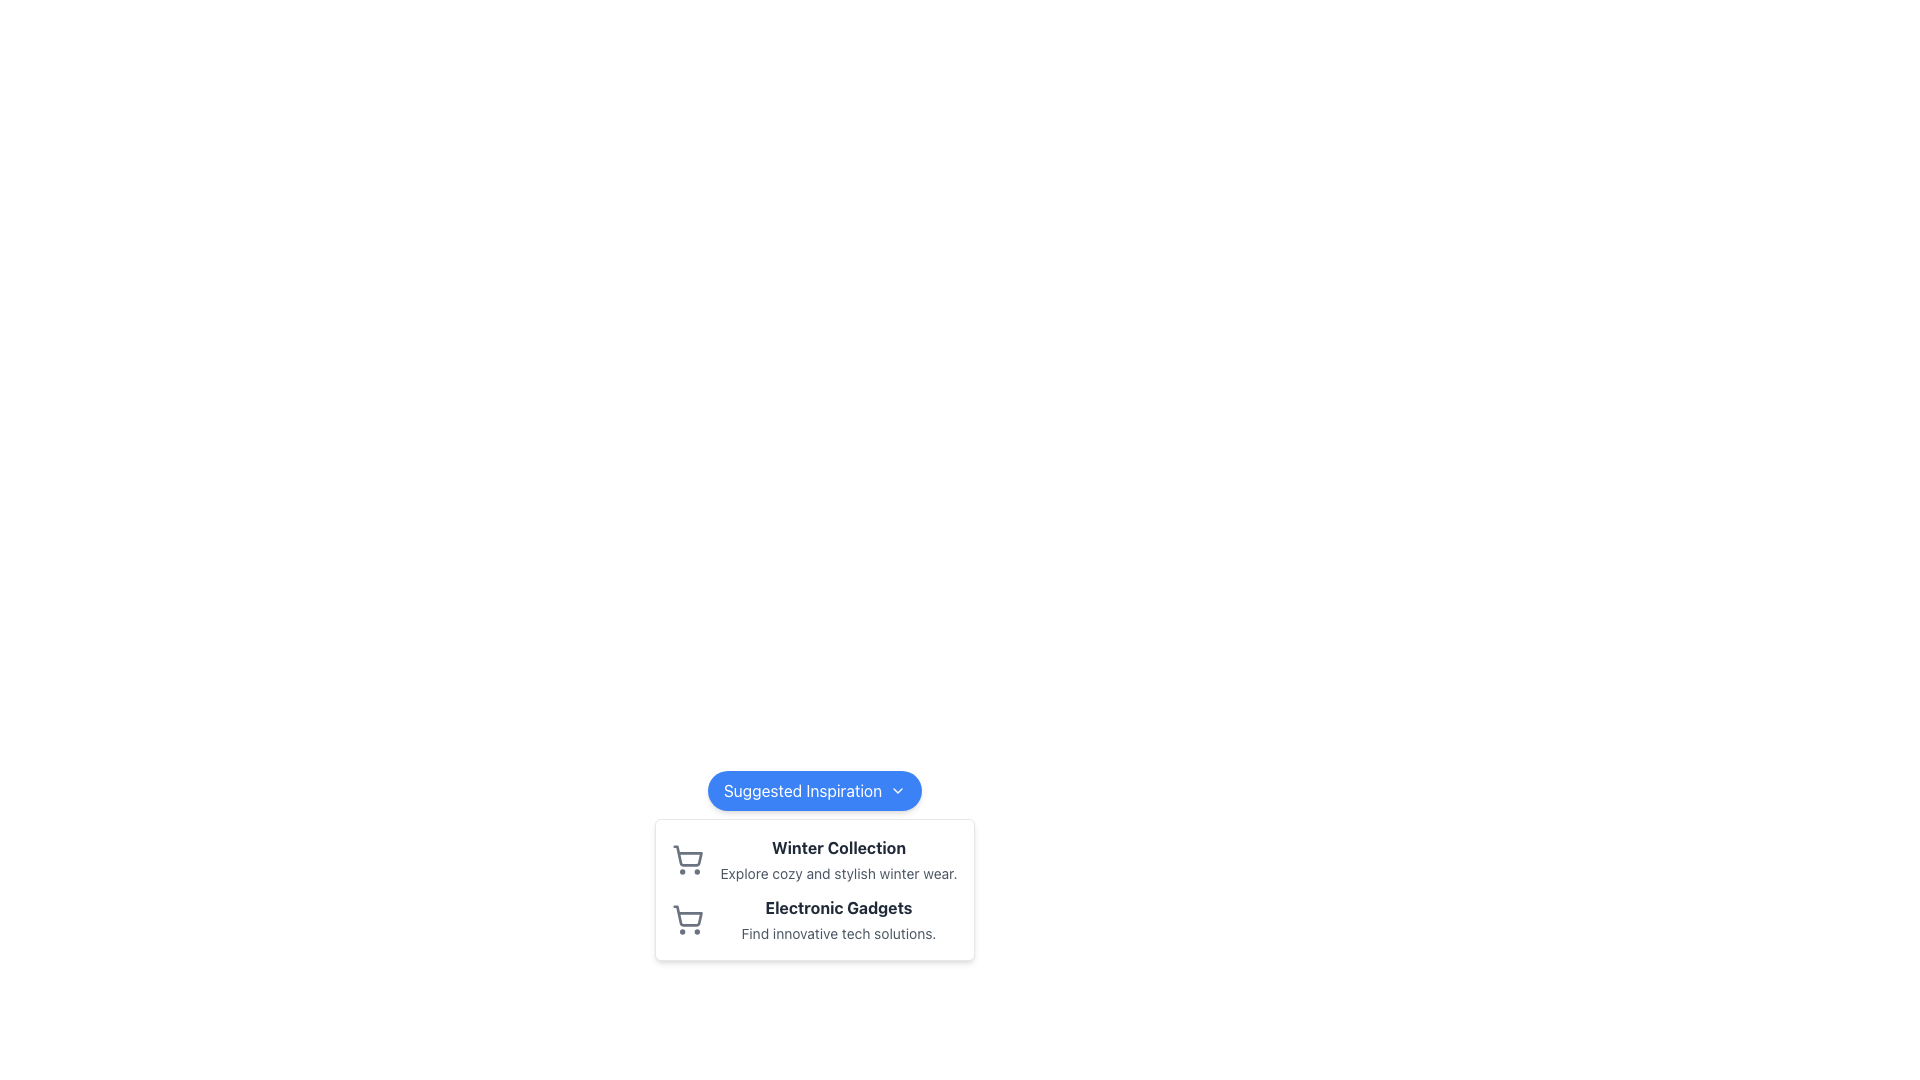 This screenshot has width=1920, height=1080. Describe the element at coordinates (687, 855) in the screenshot. I see `the shopping cart icon, which is a gray outline style representation located in the first row of the dropdown panel containing shopping-related content` at that location.